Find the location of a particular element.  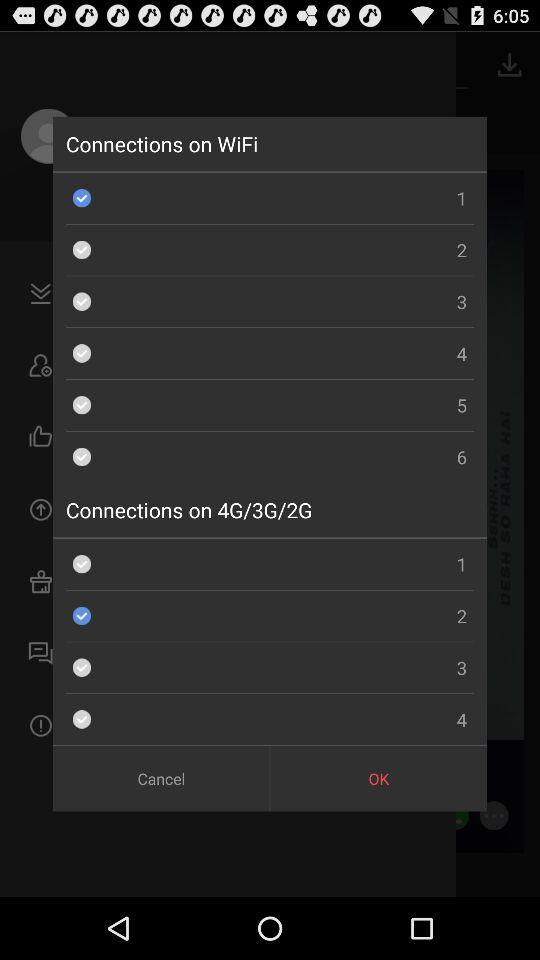

the ok button is located at coordinates (378, 777).